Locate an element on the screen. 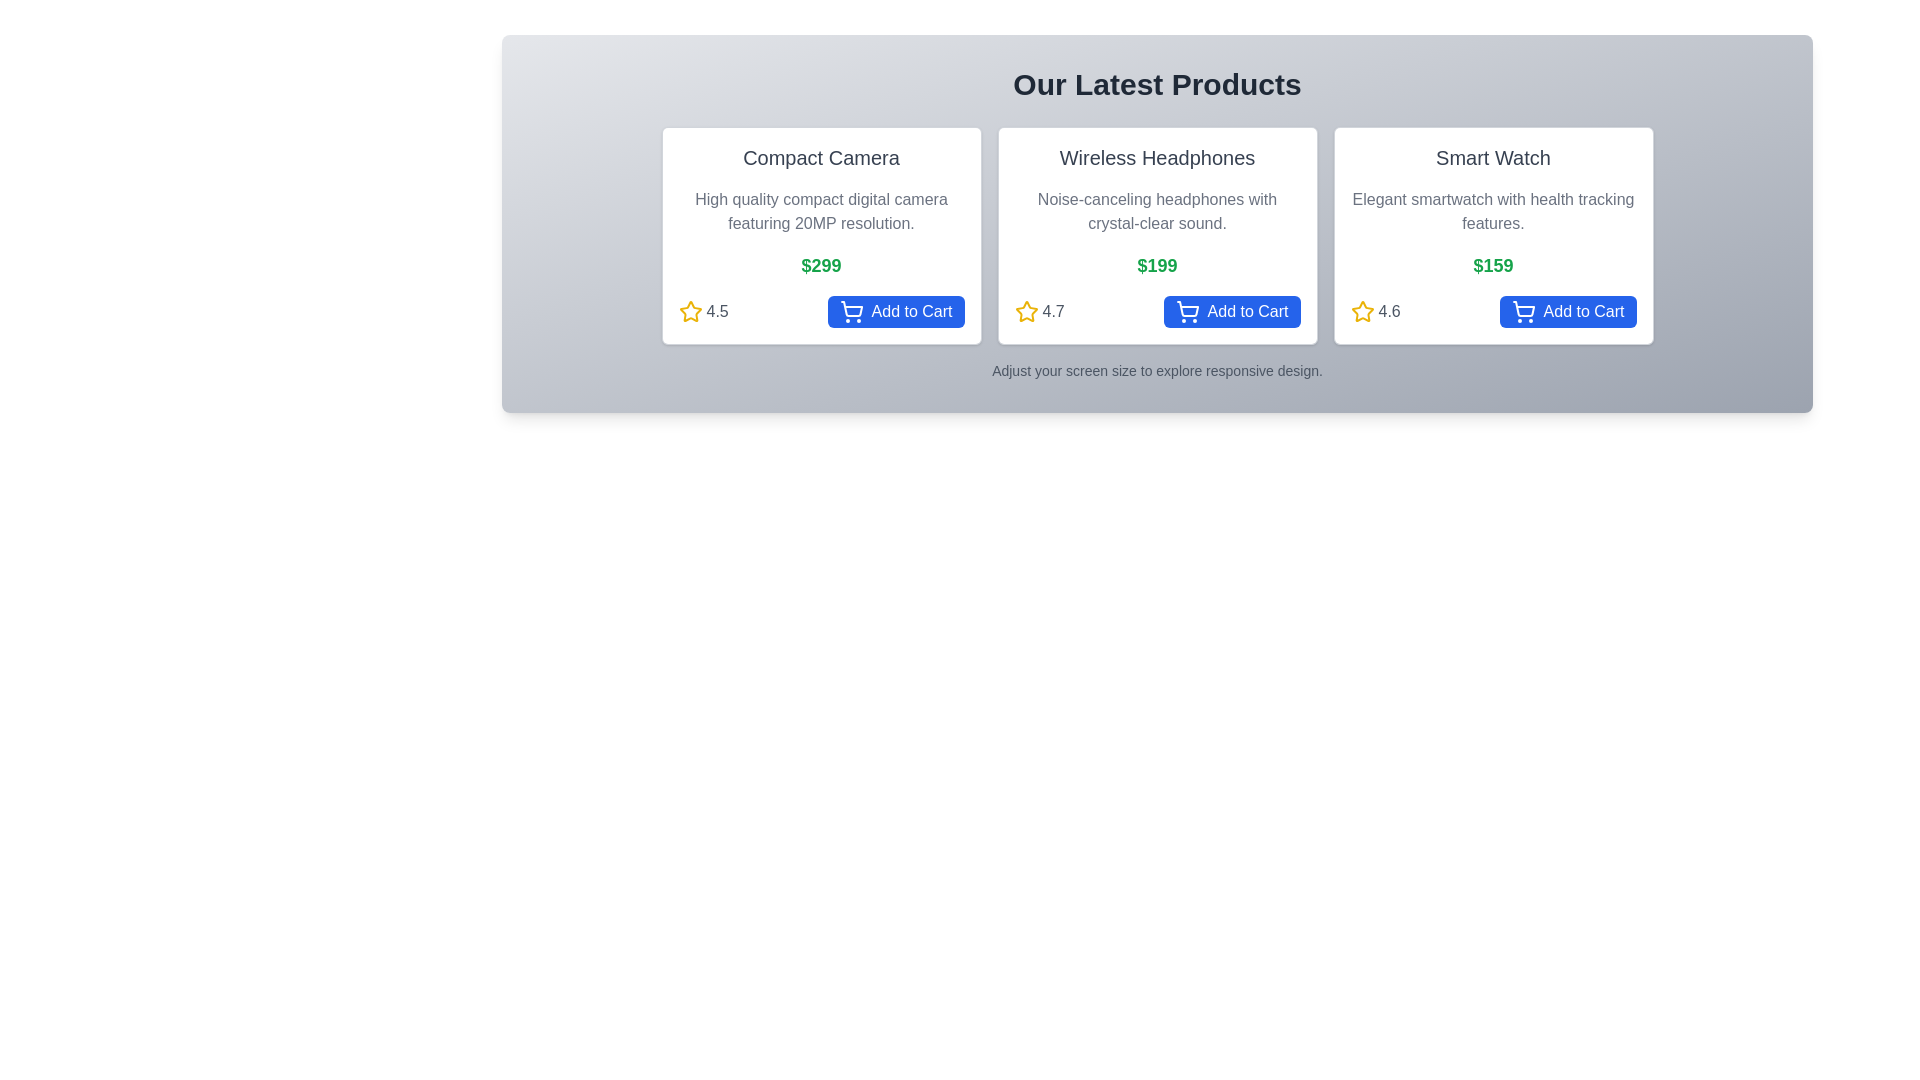  the green bold text label displaying the price '$159' located prominently within the product card for the smartwatch is located at coordinates (1493, 265).